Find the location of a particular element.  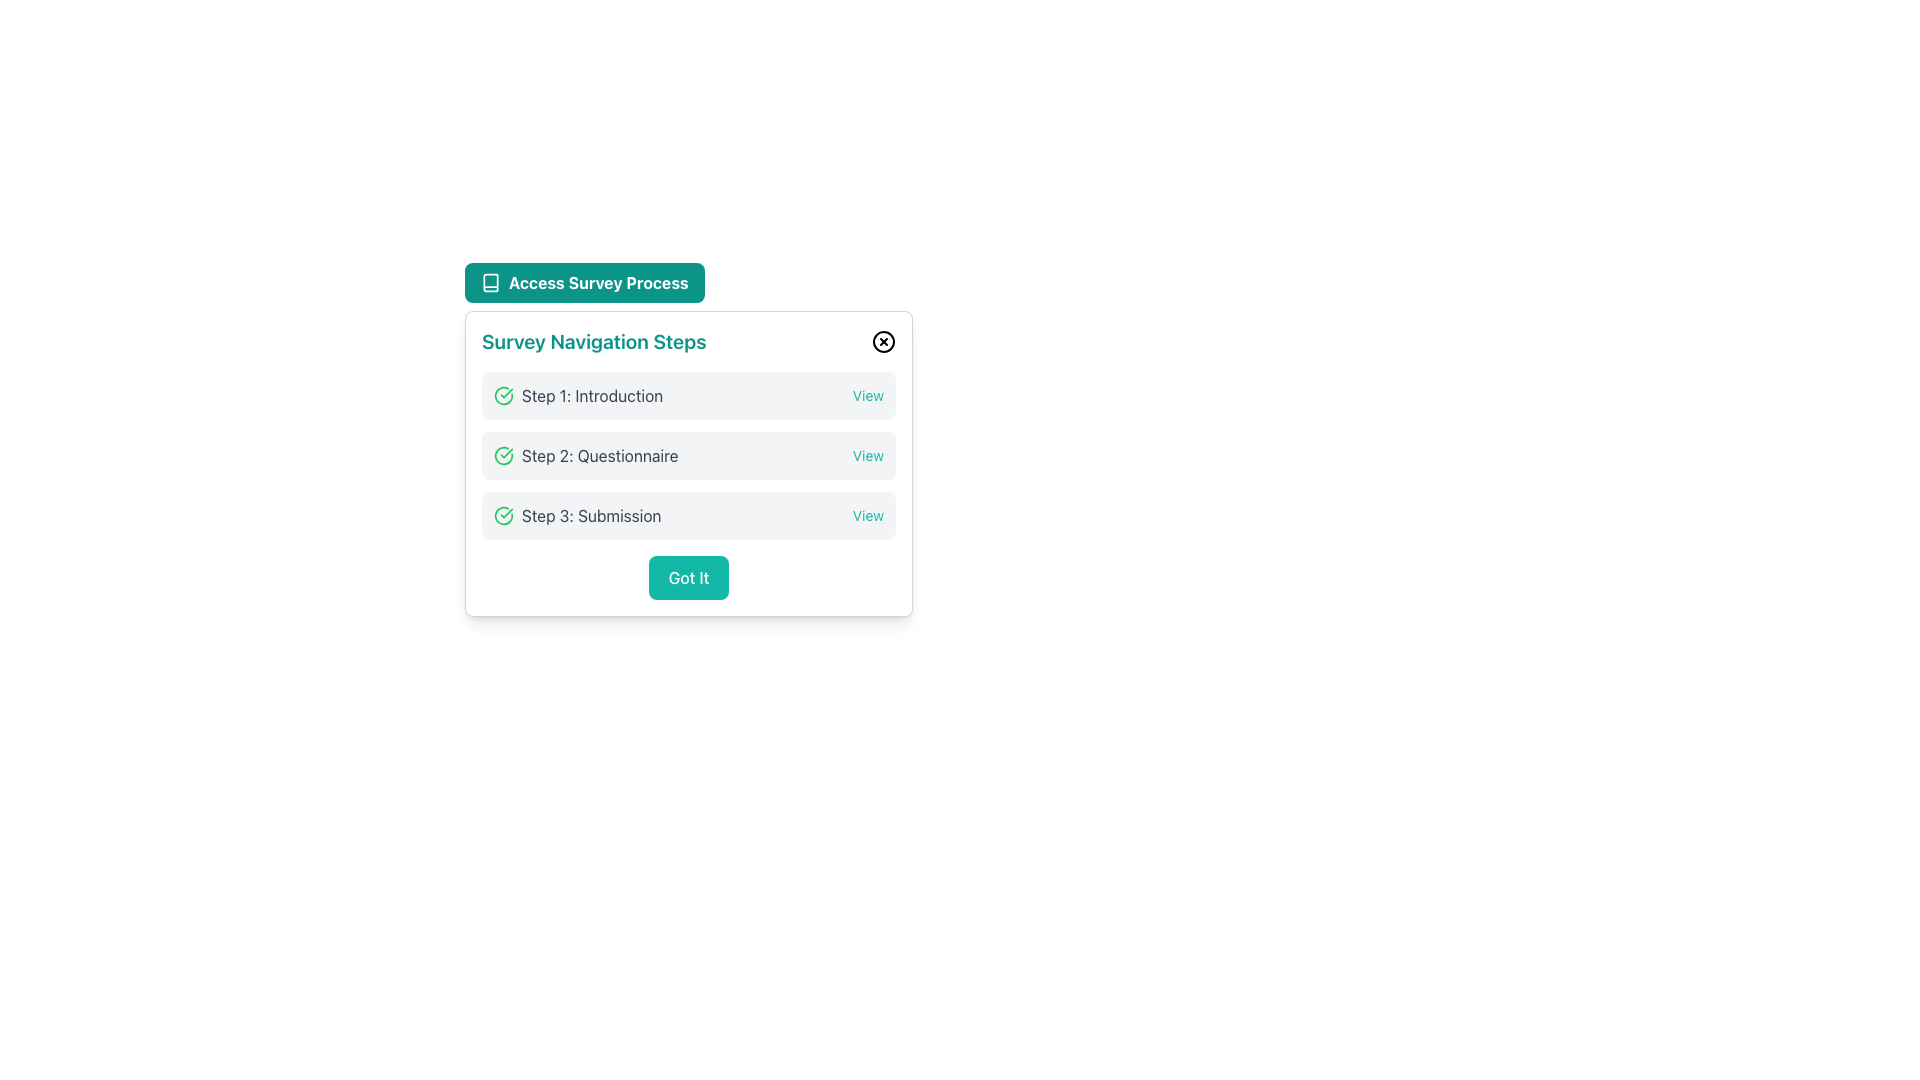

the small book-like icon located in the green header bar labeled 'Access Survey Process', positioned to the left of the text is located at coordinates (490, 282).